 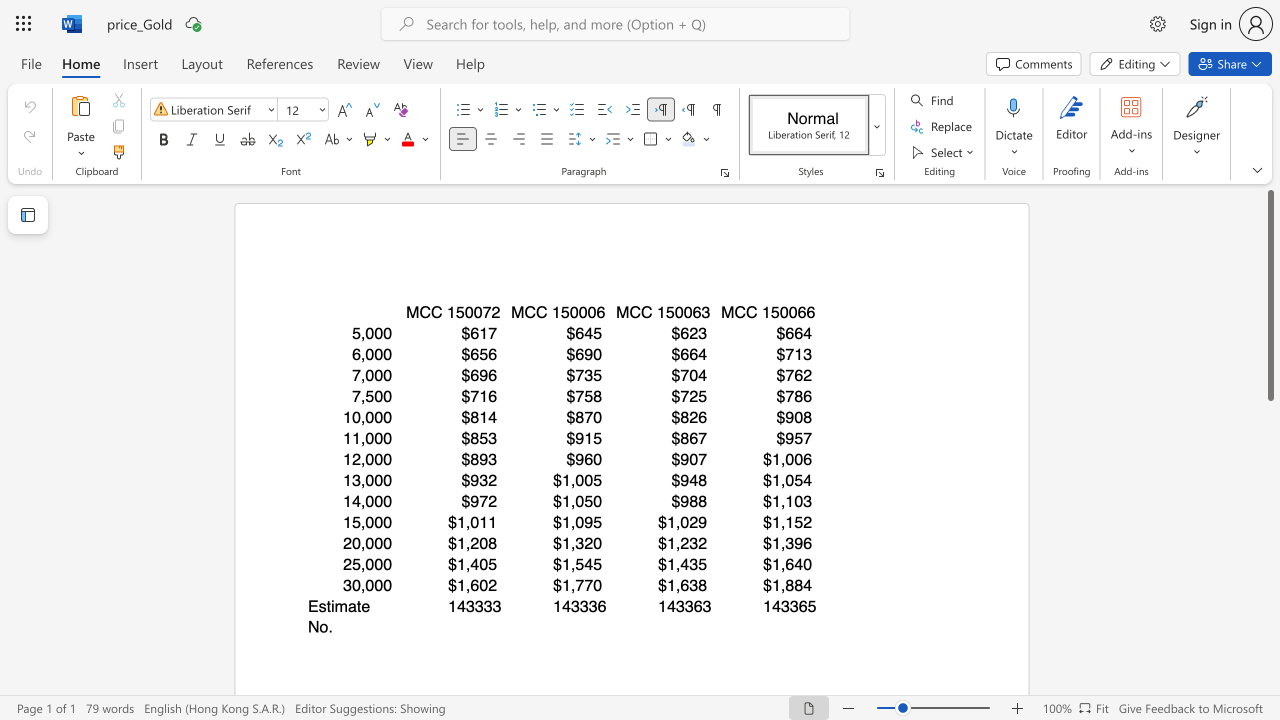 What do you see at coordinates (1269, 490) in the screenshot?
I see `the scrollbar to slide the page down` at bounding box center [1269, 490].